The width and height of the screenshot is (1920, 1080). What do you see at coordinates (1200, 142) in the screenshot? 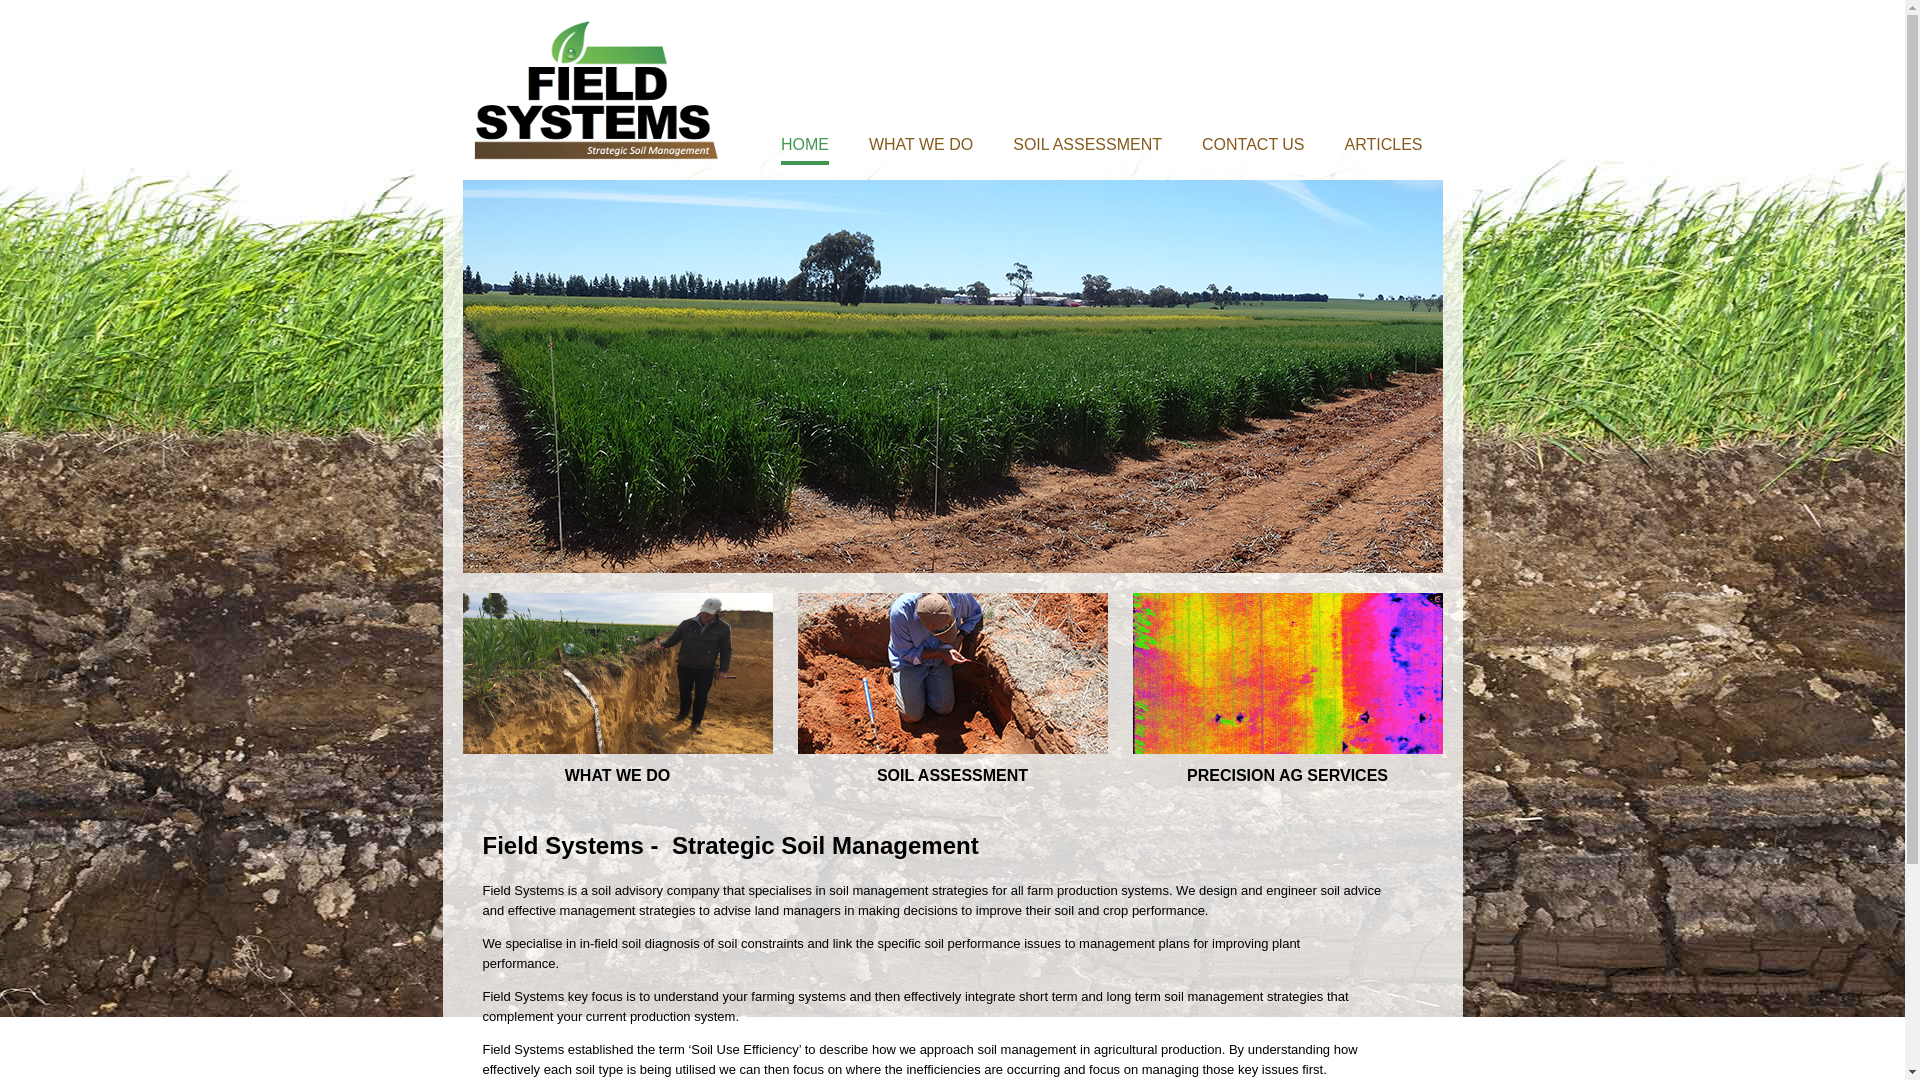
I see `'CONTACT US'` at bounding box center [1200, 142].